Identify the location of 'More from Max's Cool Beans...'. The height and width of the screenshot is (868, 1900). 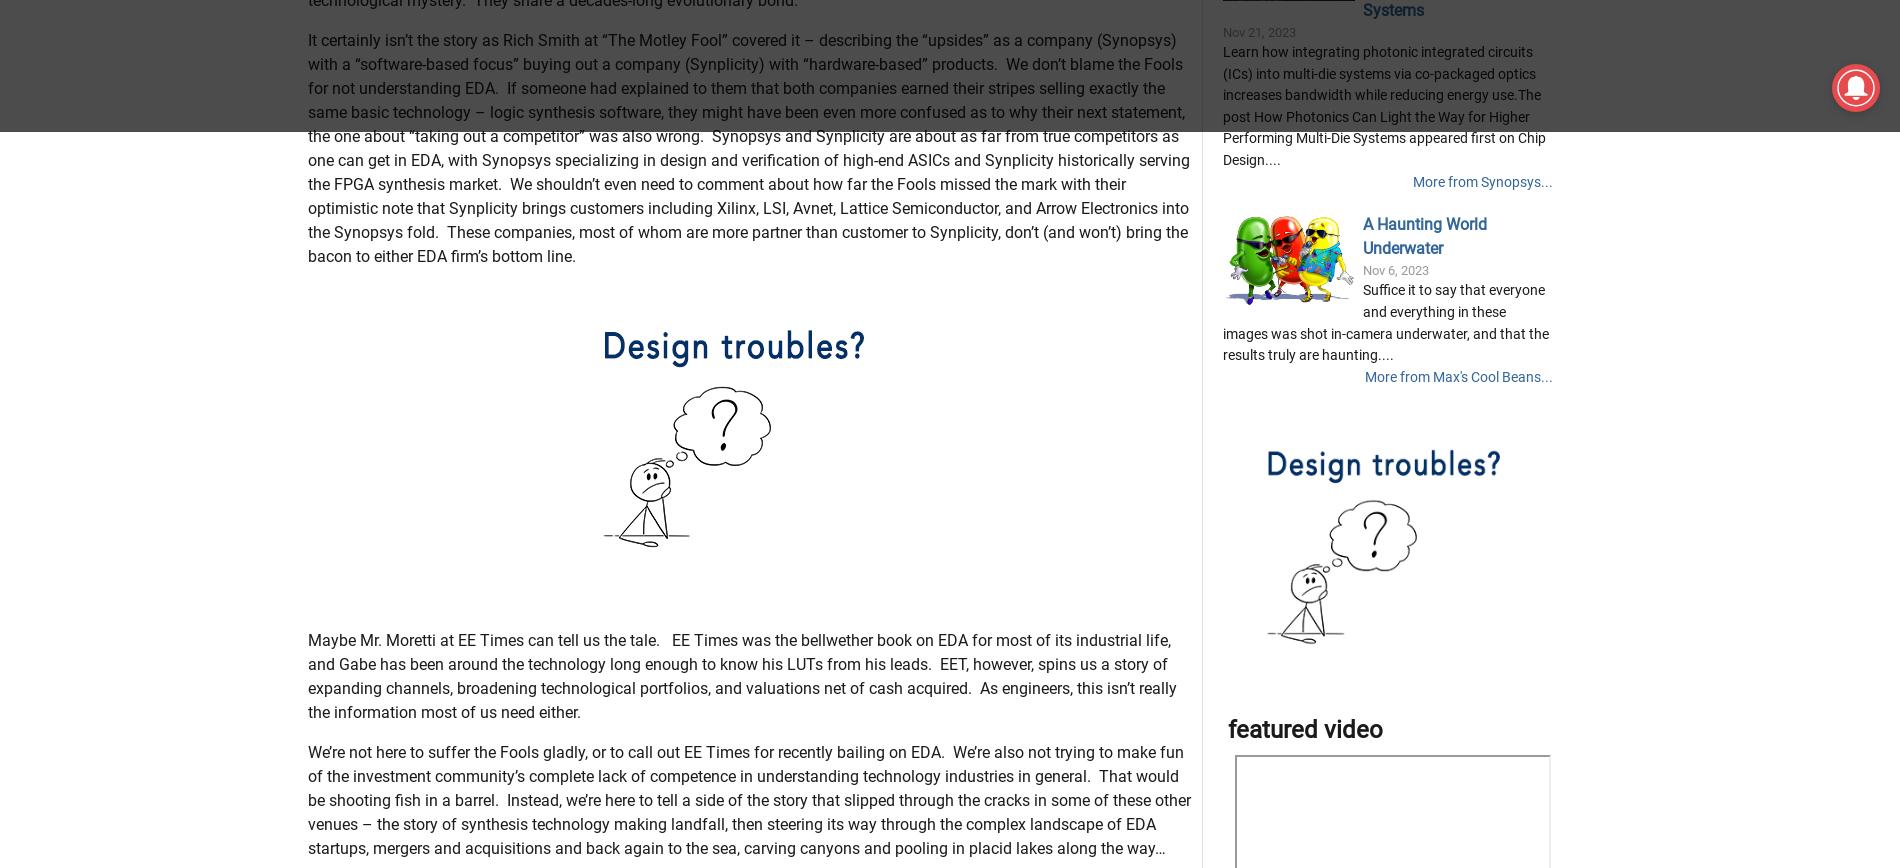
(1458, 475).